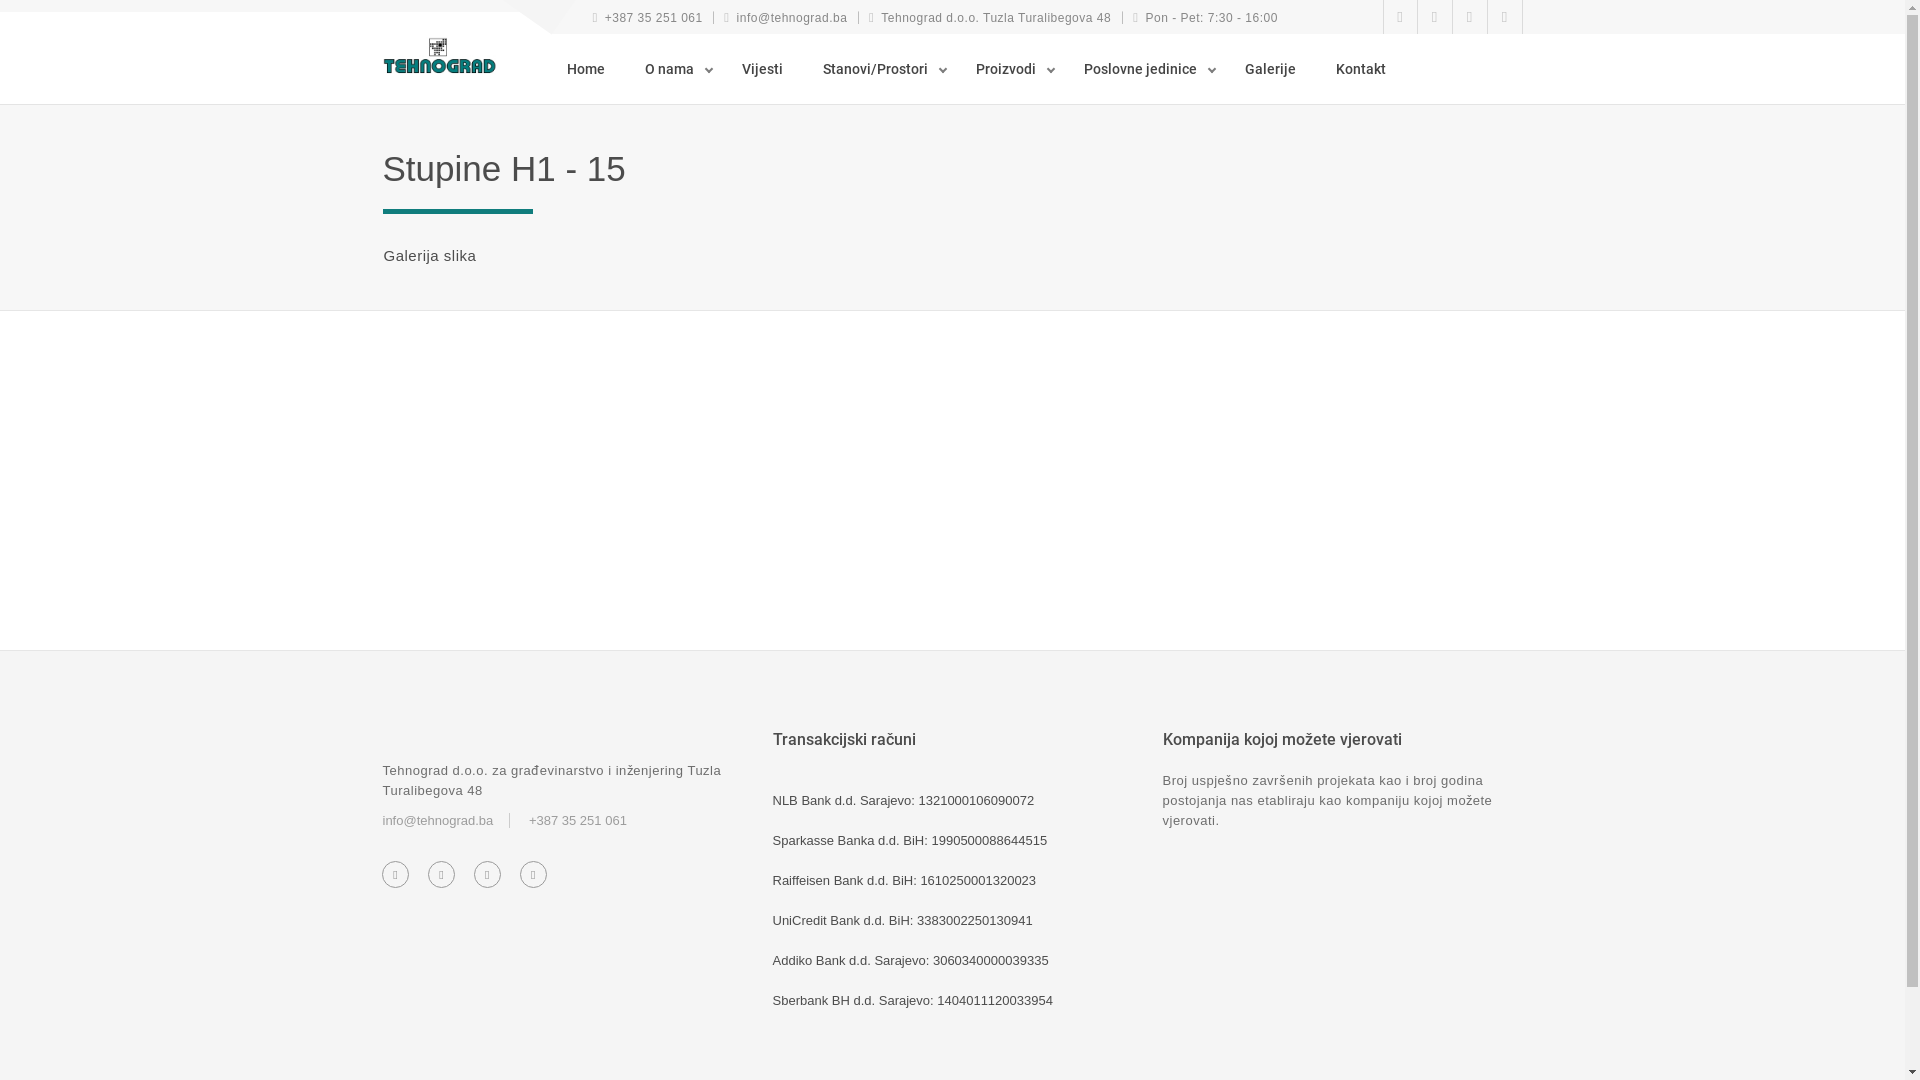 This screenshot has width=1920, height=1080. Describe the element at coordinates (589, 68) in the screenshot. I see `'Home'` at that location.